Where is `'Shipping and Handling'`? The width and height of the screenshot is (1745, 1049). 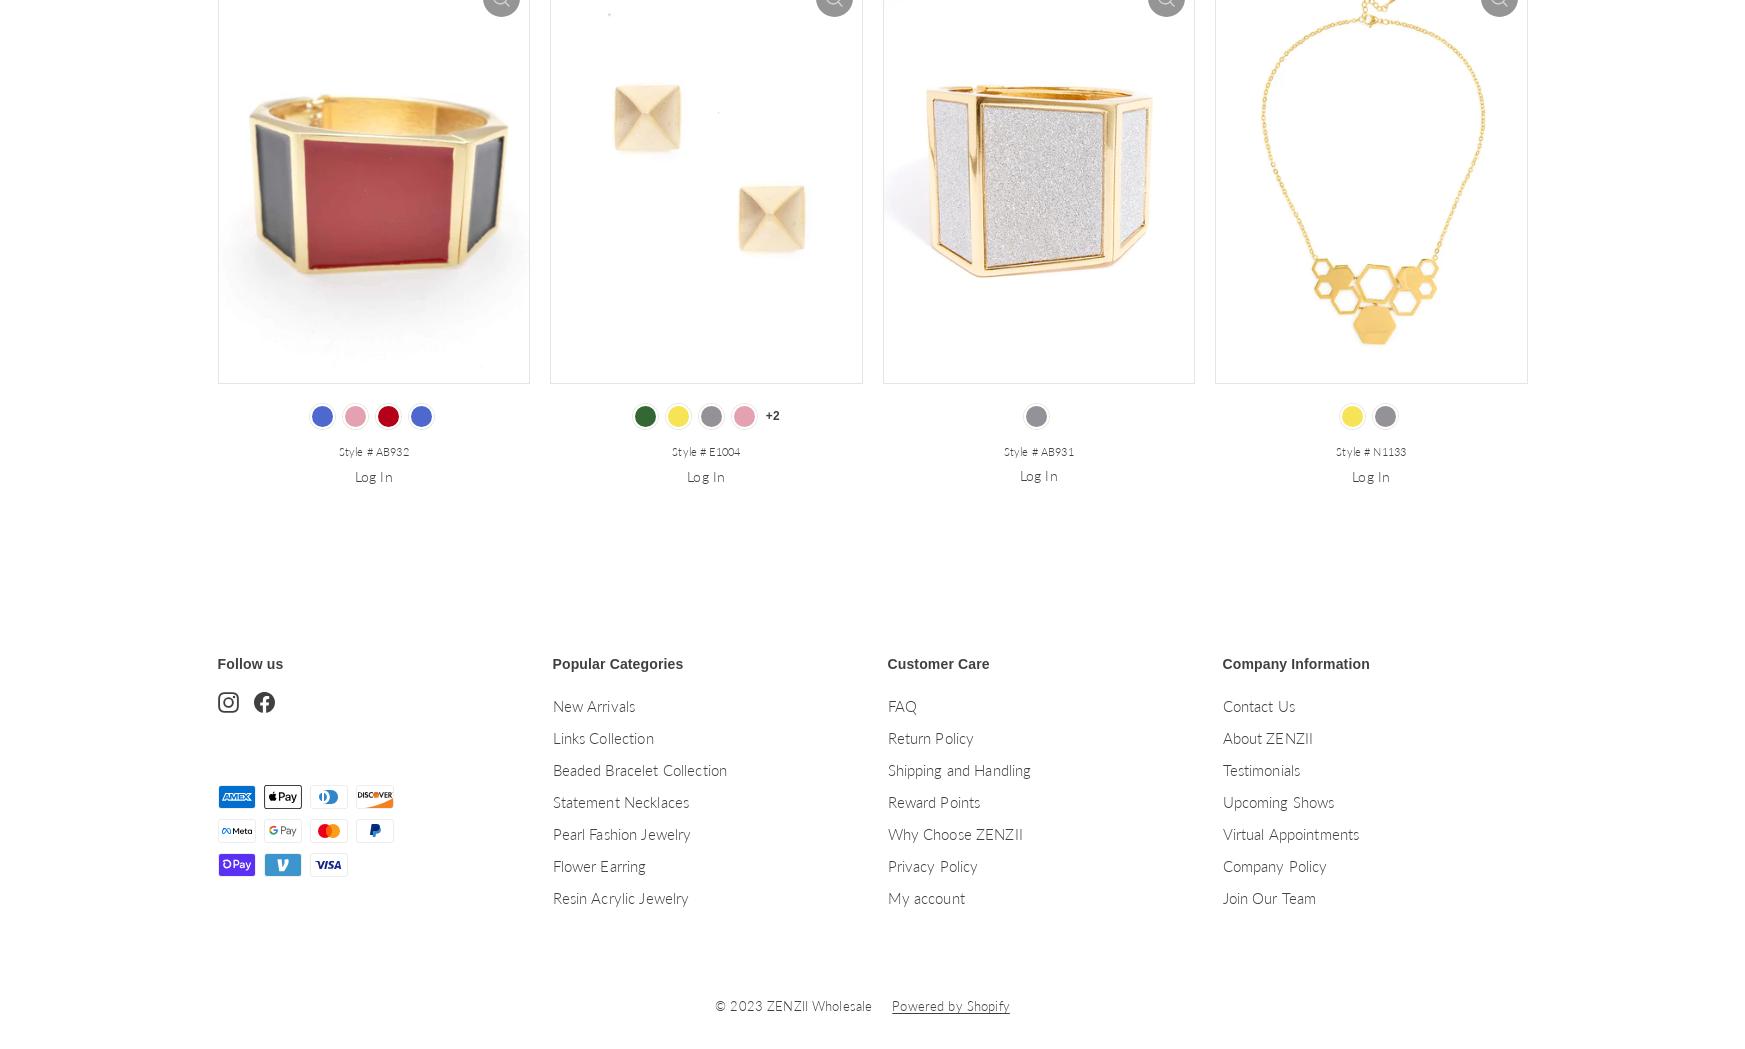
'Shipping and Handling' is located at coordinates (959, 769).